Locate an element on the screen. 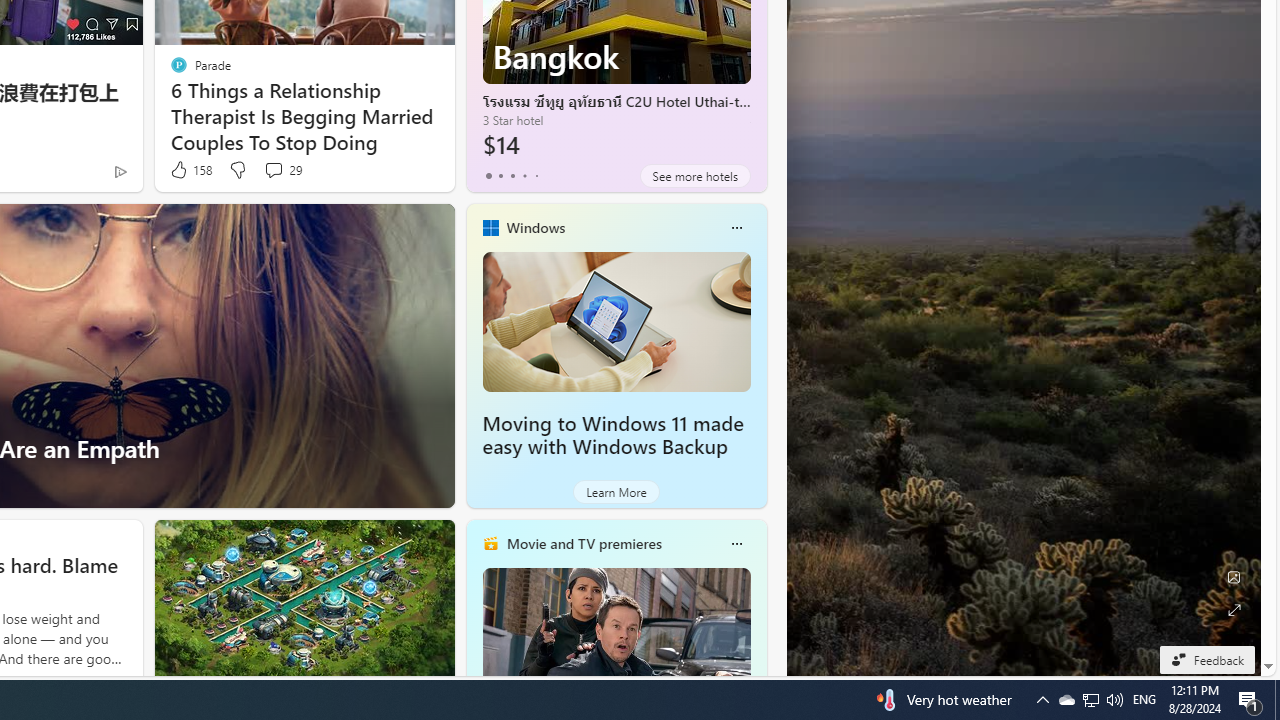 The height and width of the screenshot is (720, 1280). 'tab-2' is located at coordinates (512, 175).